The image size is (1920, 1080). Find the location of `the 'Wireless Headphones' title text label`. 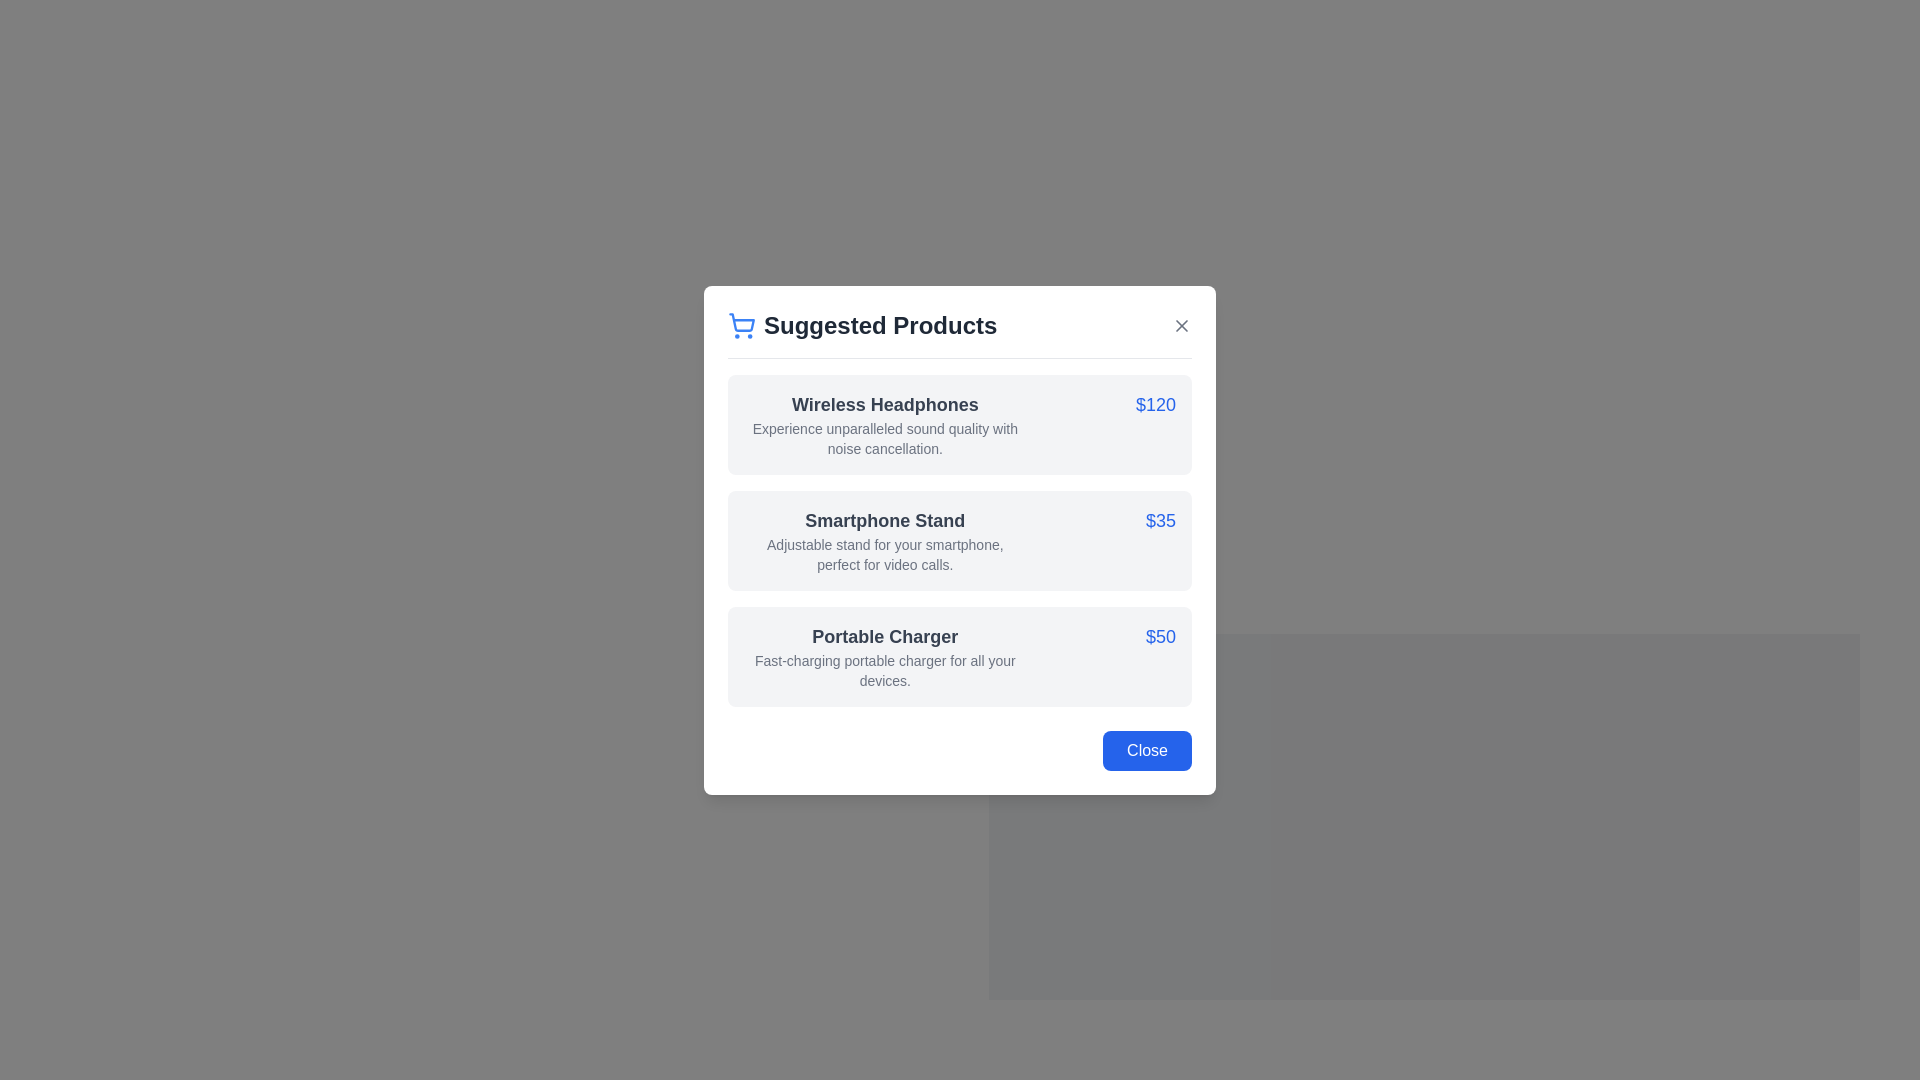

the 'Wireless Headphones' title text label is located at coordinates (884, 404).